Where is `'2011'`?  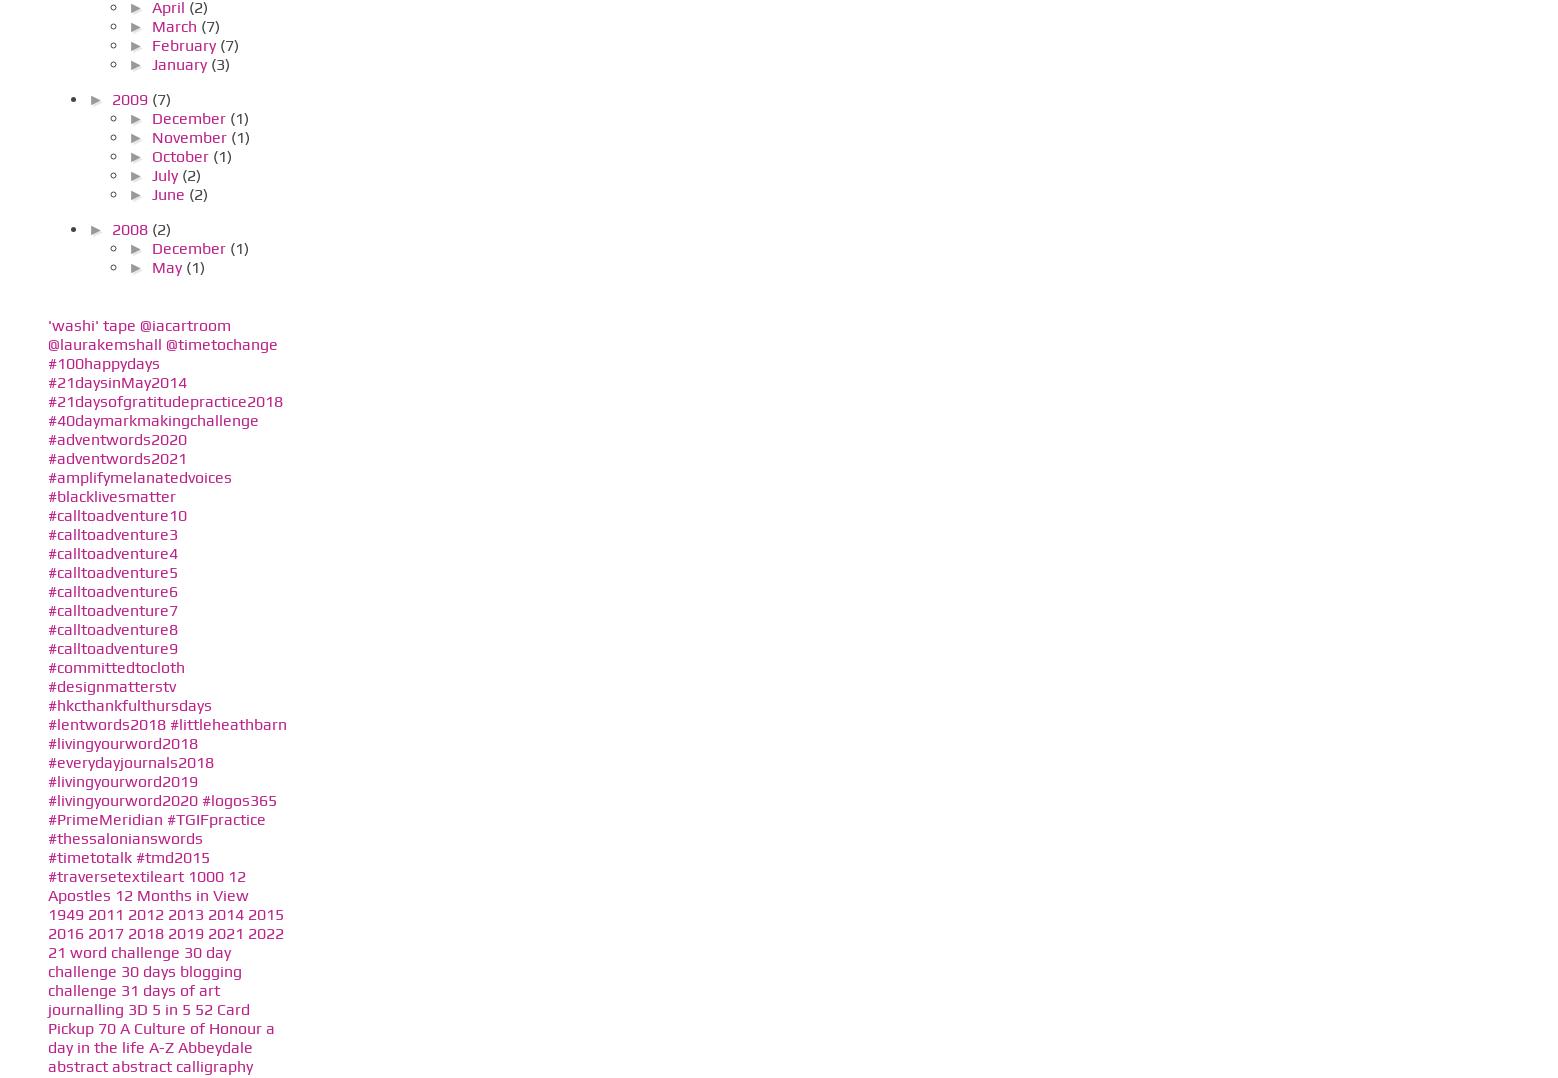 '2011' is located at coordinates (104, 913).